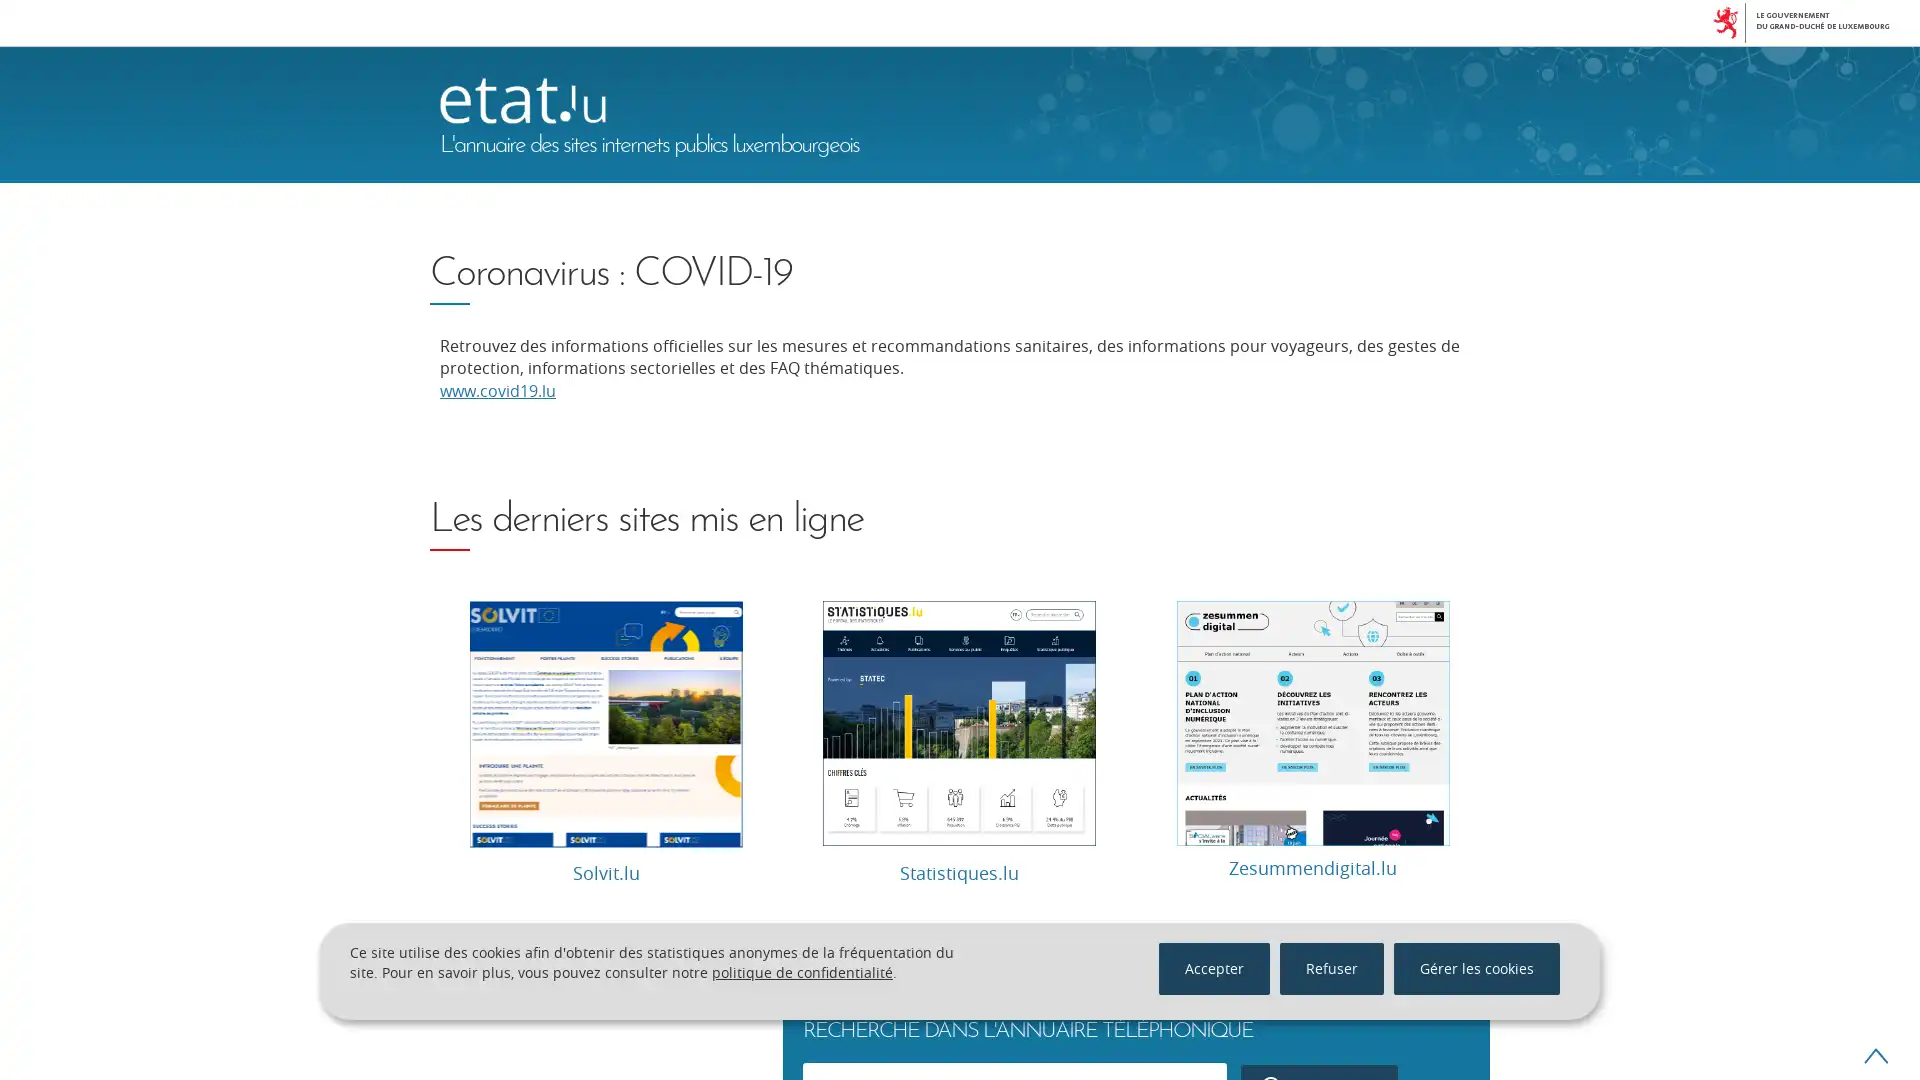 Image resolution: width=1920 pixels, height=1080 pixels. What do you see at coordinates (1331, 967) in the screenshot?
I see `Refuser` at bounding box center [1331, 967].